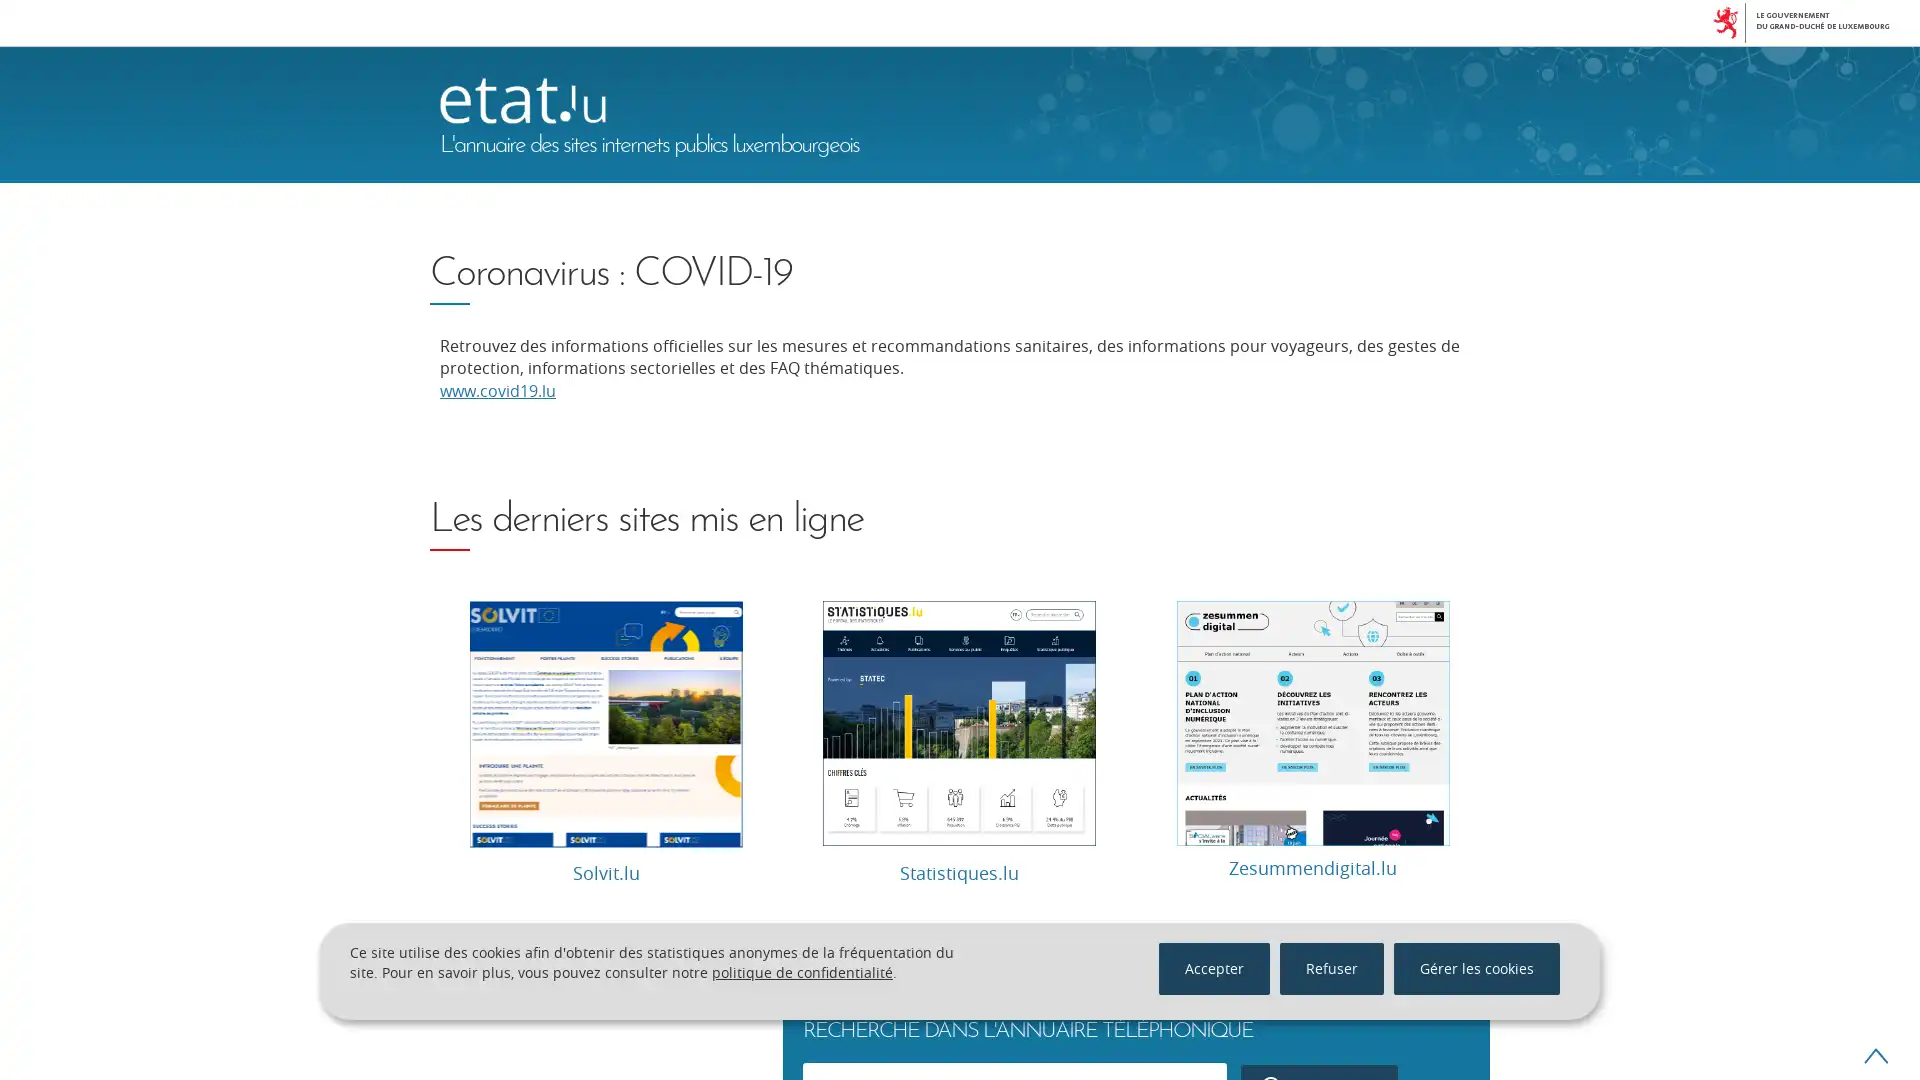 Image resolution: width=1920 pixels, height=1080 pixels. What do you see at coordinates (1331, 967) in the screenshot?
I see `Refuser` at bounding box center [1331, 967].